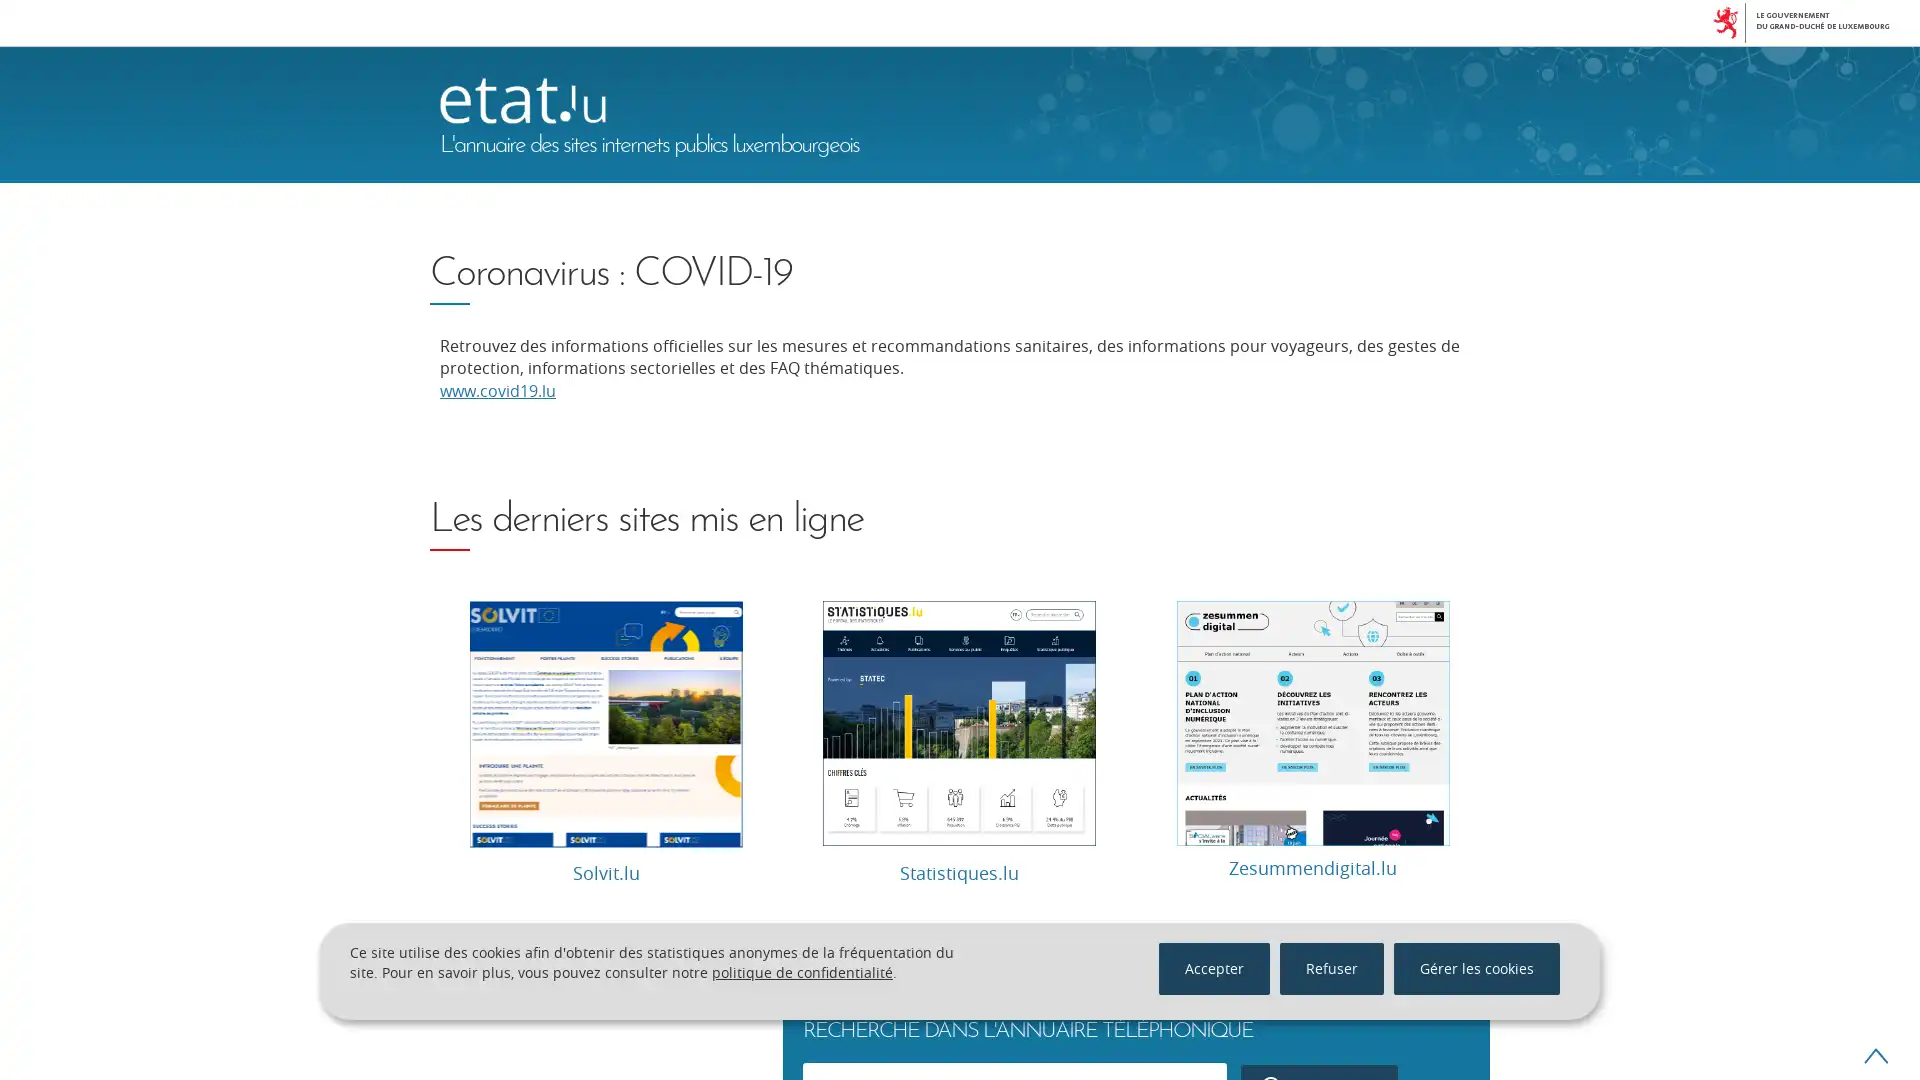 Image resolution: width=1920 pixels, height=1080 pixels. What do you see at coordinates (1331, 967) in the screenshot?
I see `Refuser` at bounding box center [1331, 967].